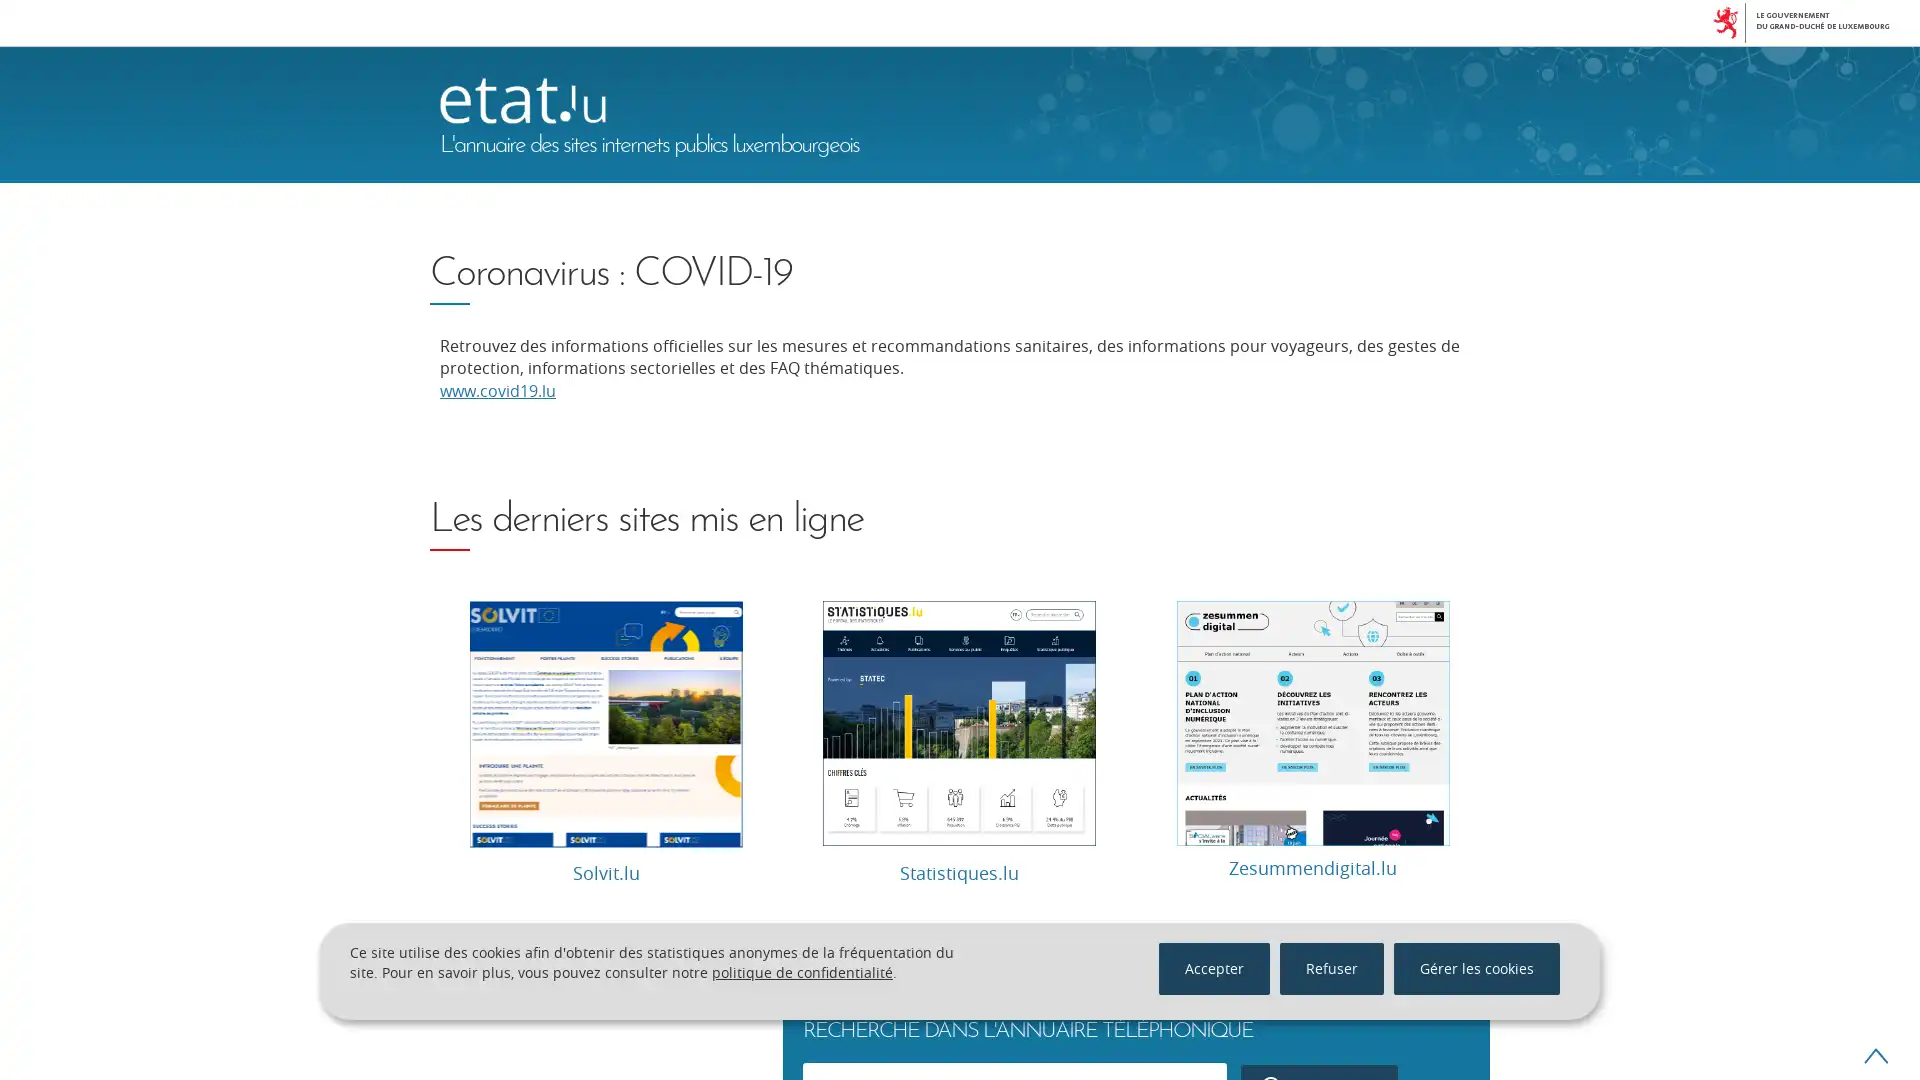 Image resolution: width=1920 pixels, height=1080 pixels. What do you see at coordinates (1331, 967) in the screenshot?
I see `Refuser` at bounding box center [1331, 967].